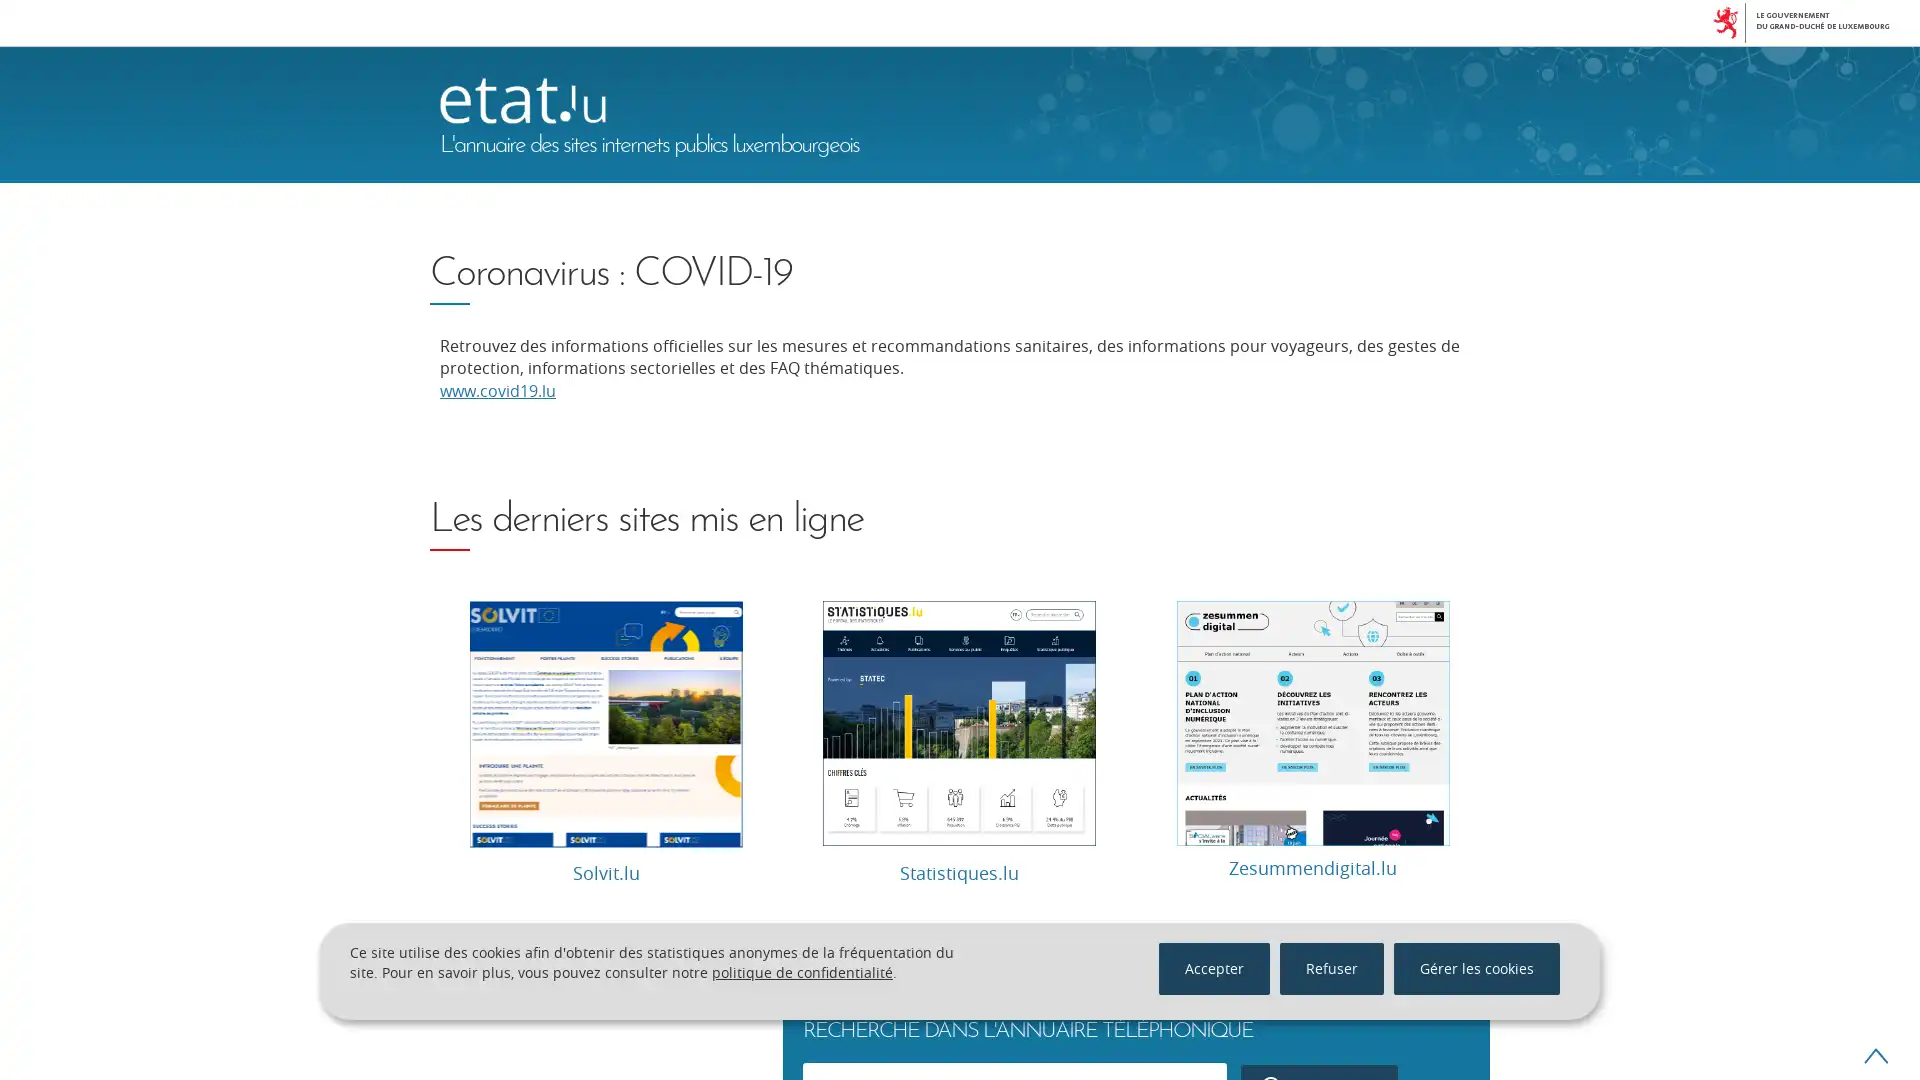 Image resolution: width=1920 pixels, height=1080 pixels. What do you see at coordinates (1331, 967) in the screenshot?
I see `Refuser` at bounding box center [1331, 967].